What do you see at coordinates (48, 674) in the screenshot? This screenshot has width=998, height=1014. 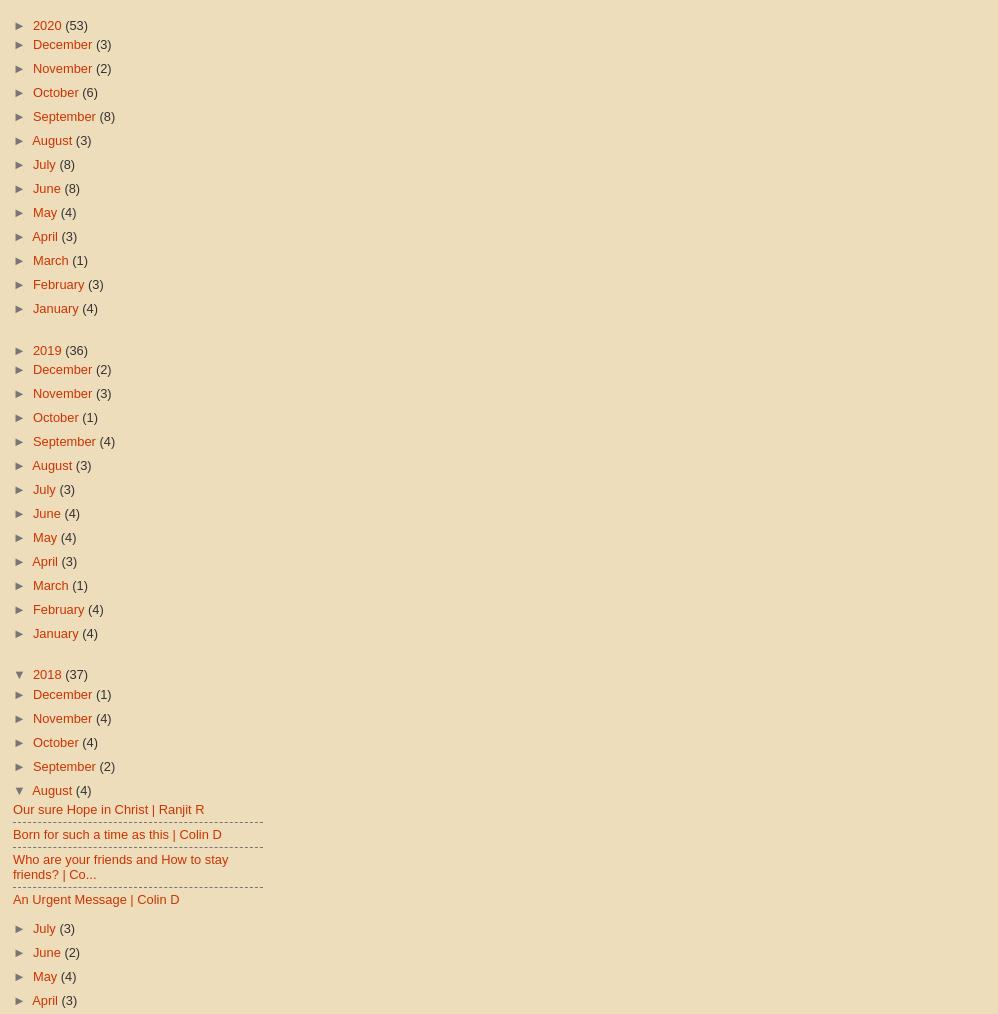 I see `'2018'` at bounding box center [48, 674].